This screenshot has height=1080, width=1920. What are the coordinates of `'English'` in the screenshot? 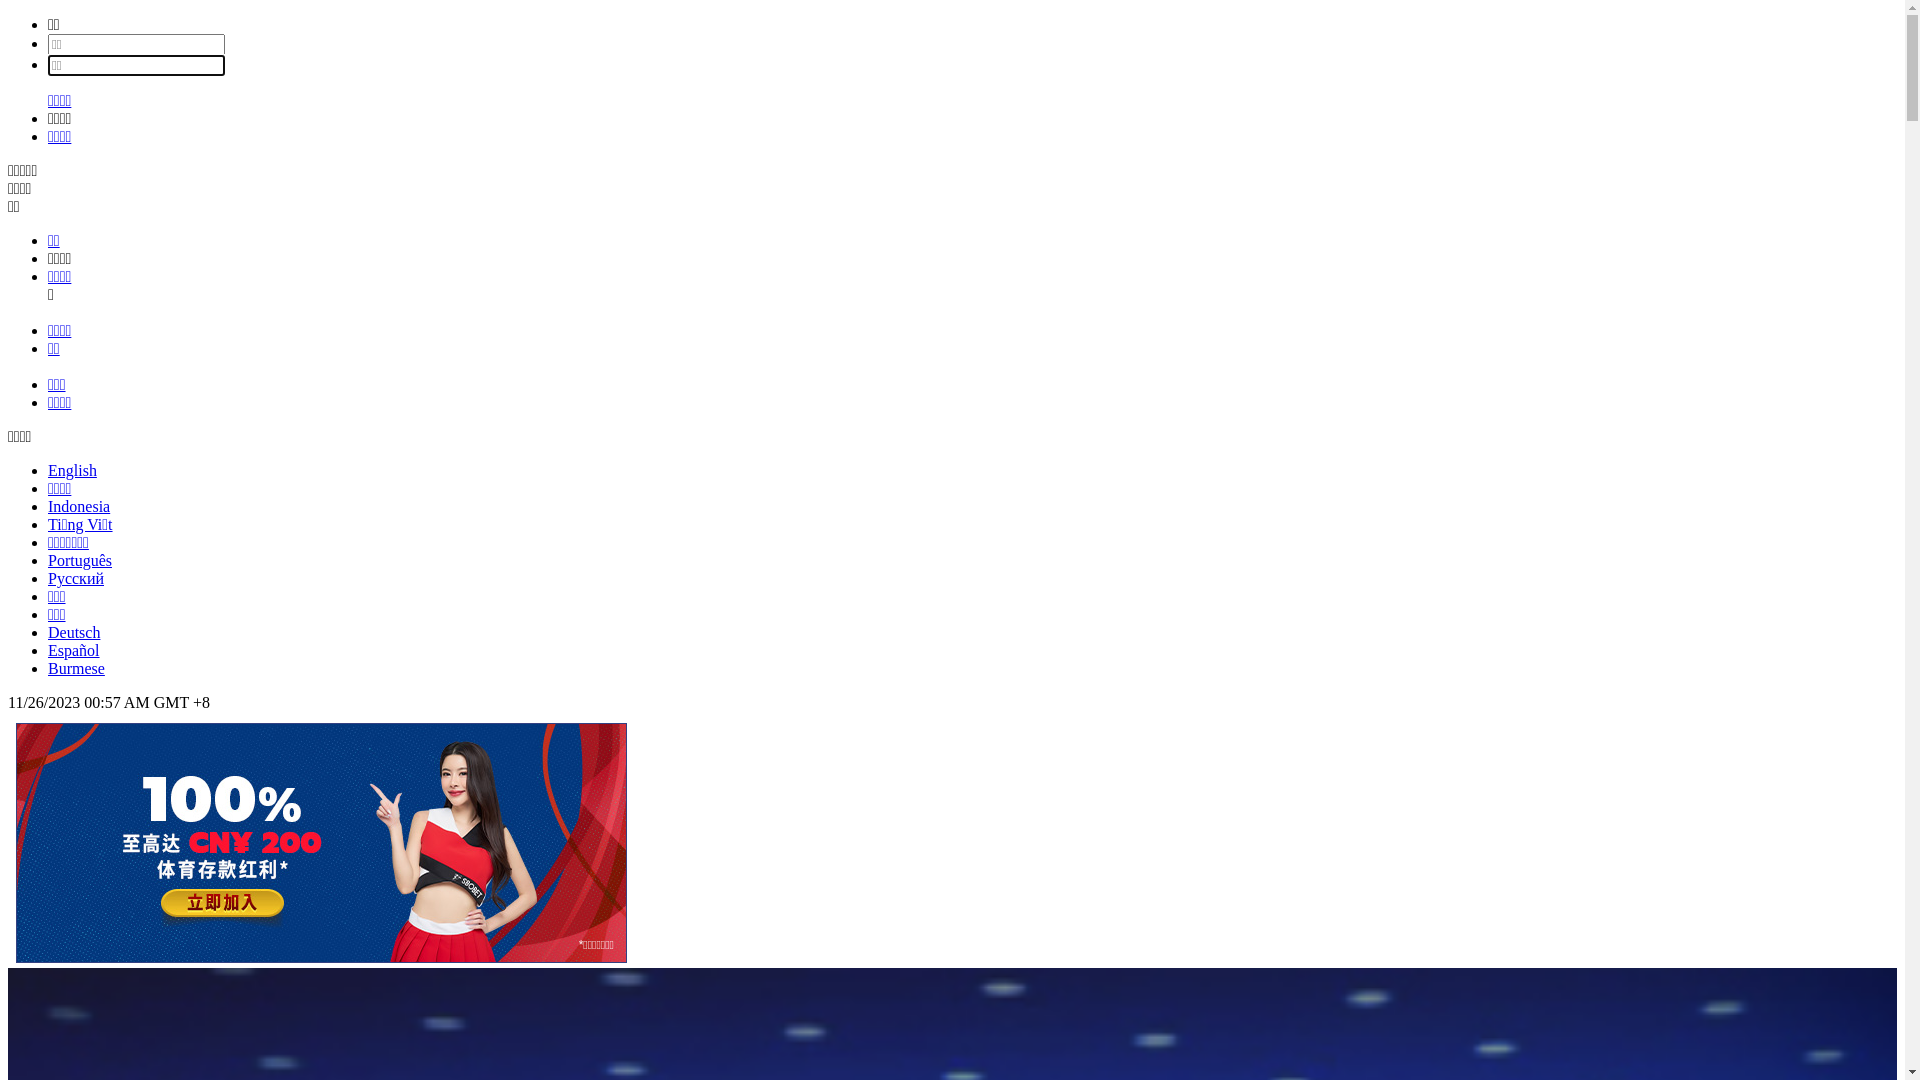 It's located at (48, 470).